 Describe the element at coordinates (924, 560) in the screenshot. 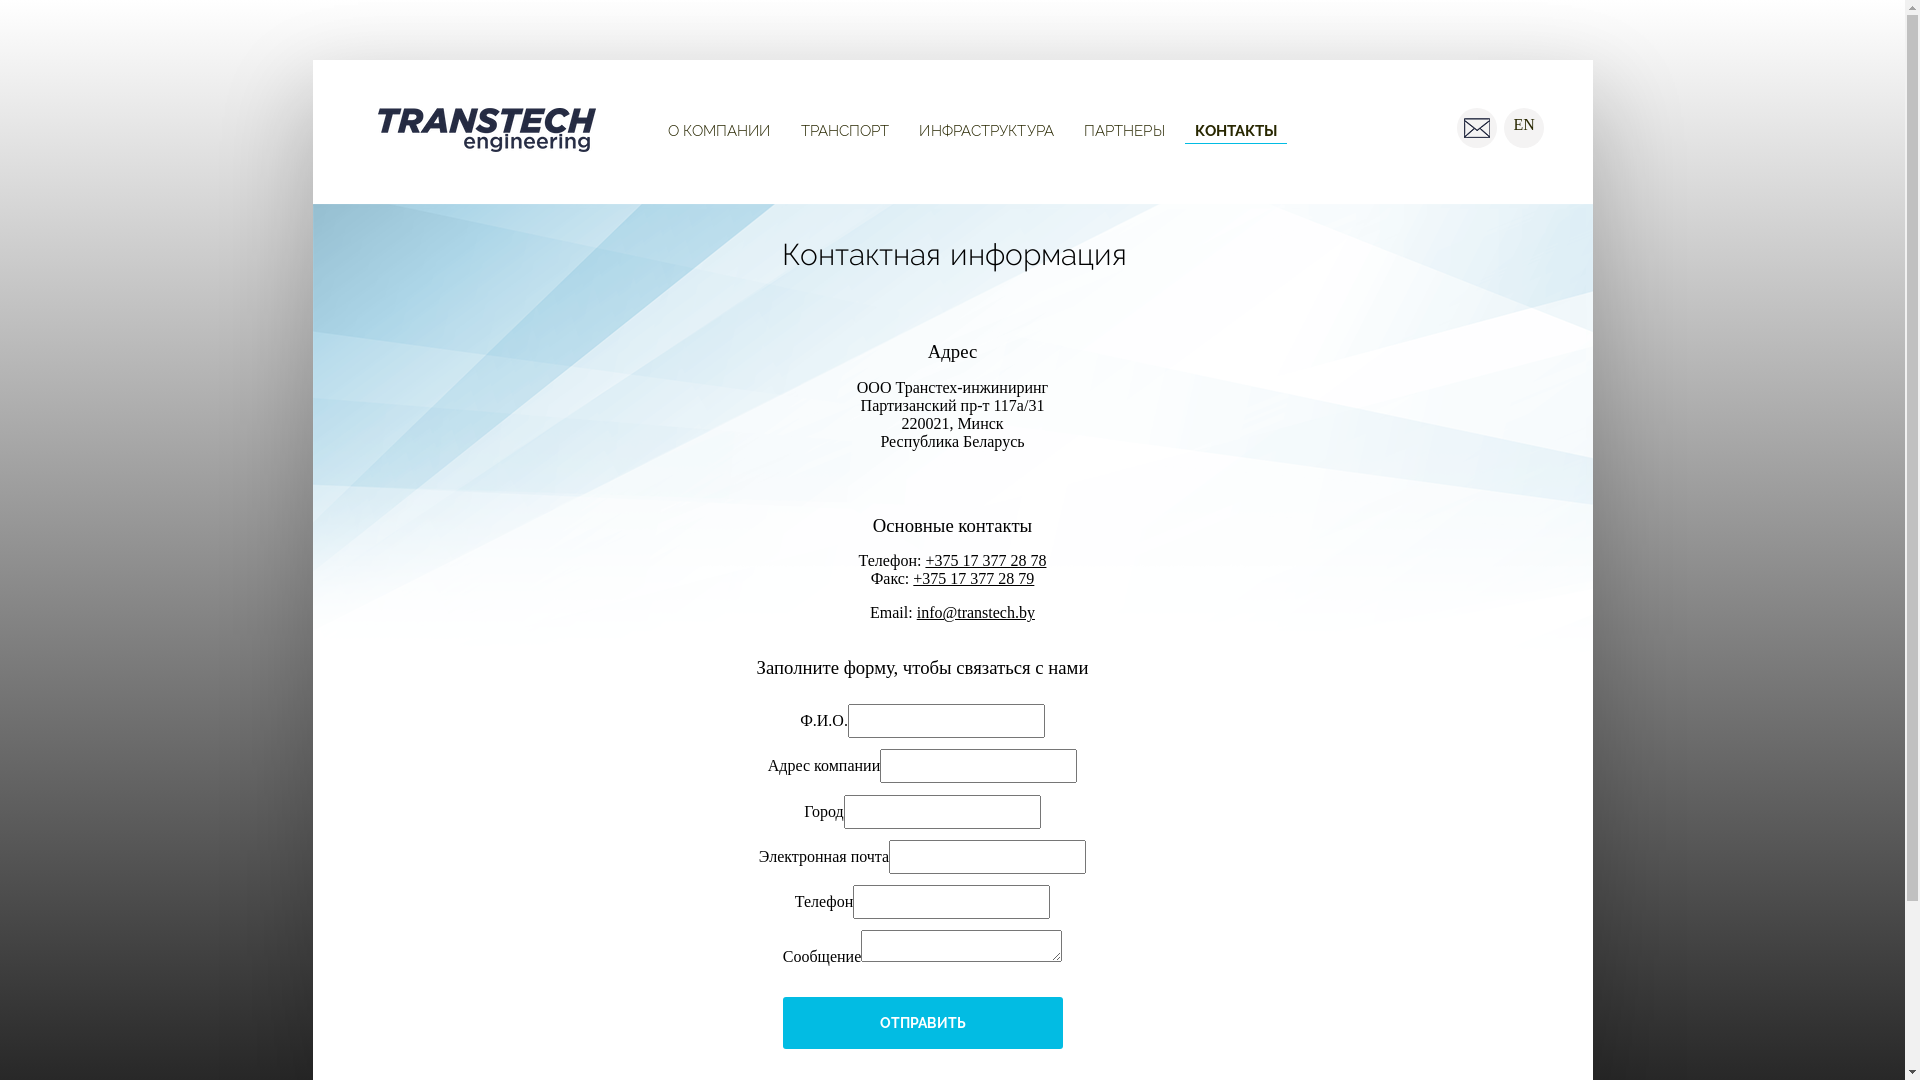

I see `'+375 17 377 28 78'` at that location.